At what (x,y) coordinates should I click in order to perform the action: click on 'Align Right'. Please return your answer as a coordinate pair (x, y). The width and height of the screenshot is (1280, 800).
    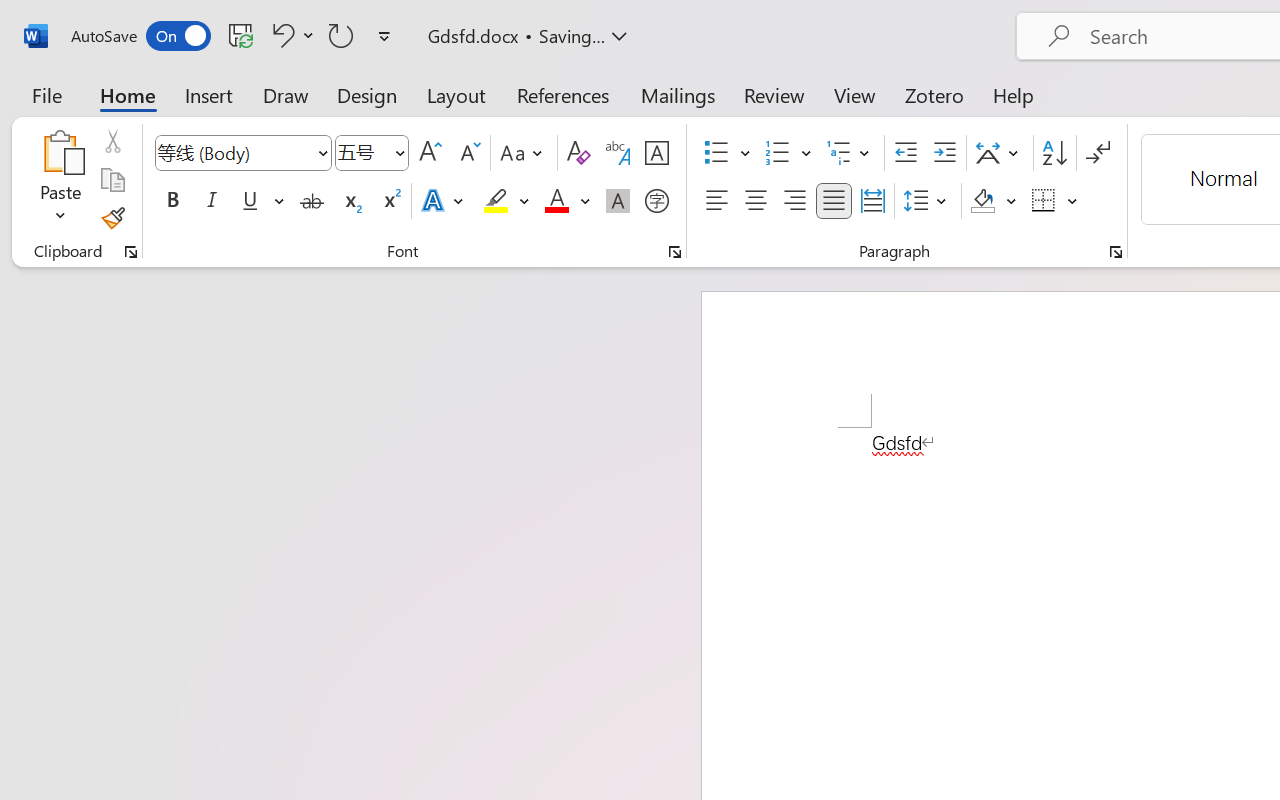
    Looking at the image, I should click on (793, 201).